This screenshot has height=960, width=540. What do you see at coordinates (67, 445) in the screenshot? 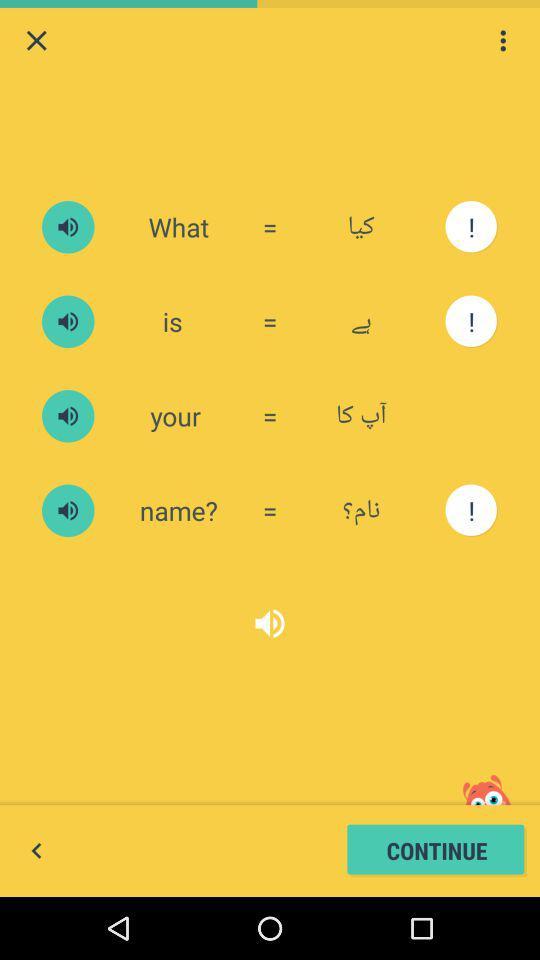
I see `the volume icon` at bounding box center [67, 445].